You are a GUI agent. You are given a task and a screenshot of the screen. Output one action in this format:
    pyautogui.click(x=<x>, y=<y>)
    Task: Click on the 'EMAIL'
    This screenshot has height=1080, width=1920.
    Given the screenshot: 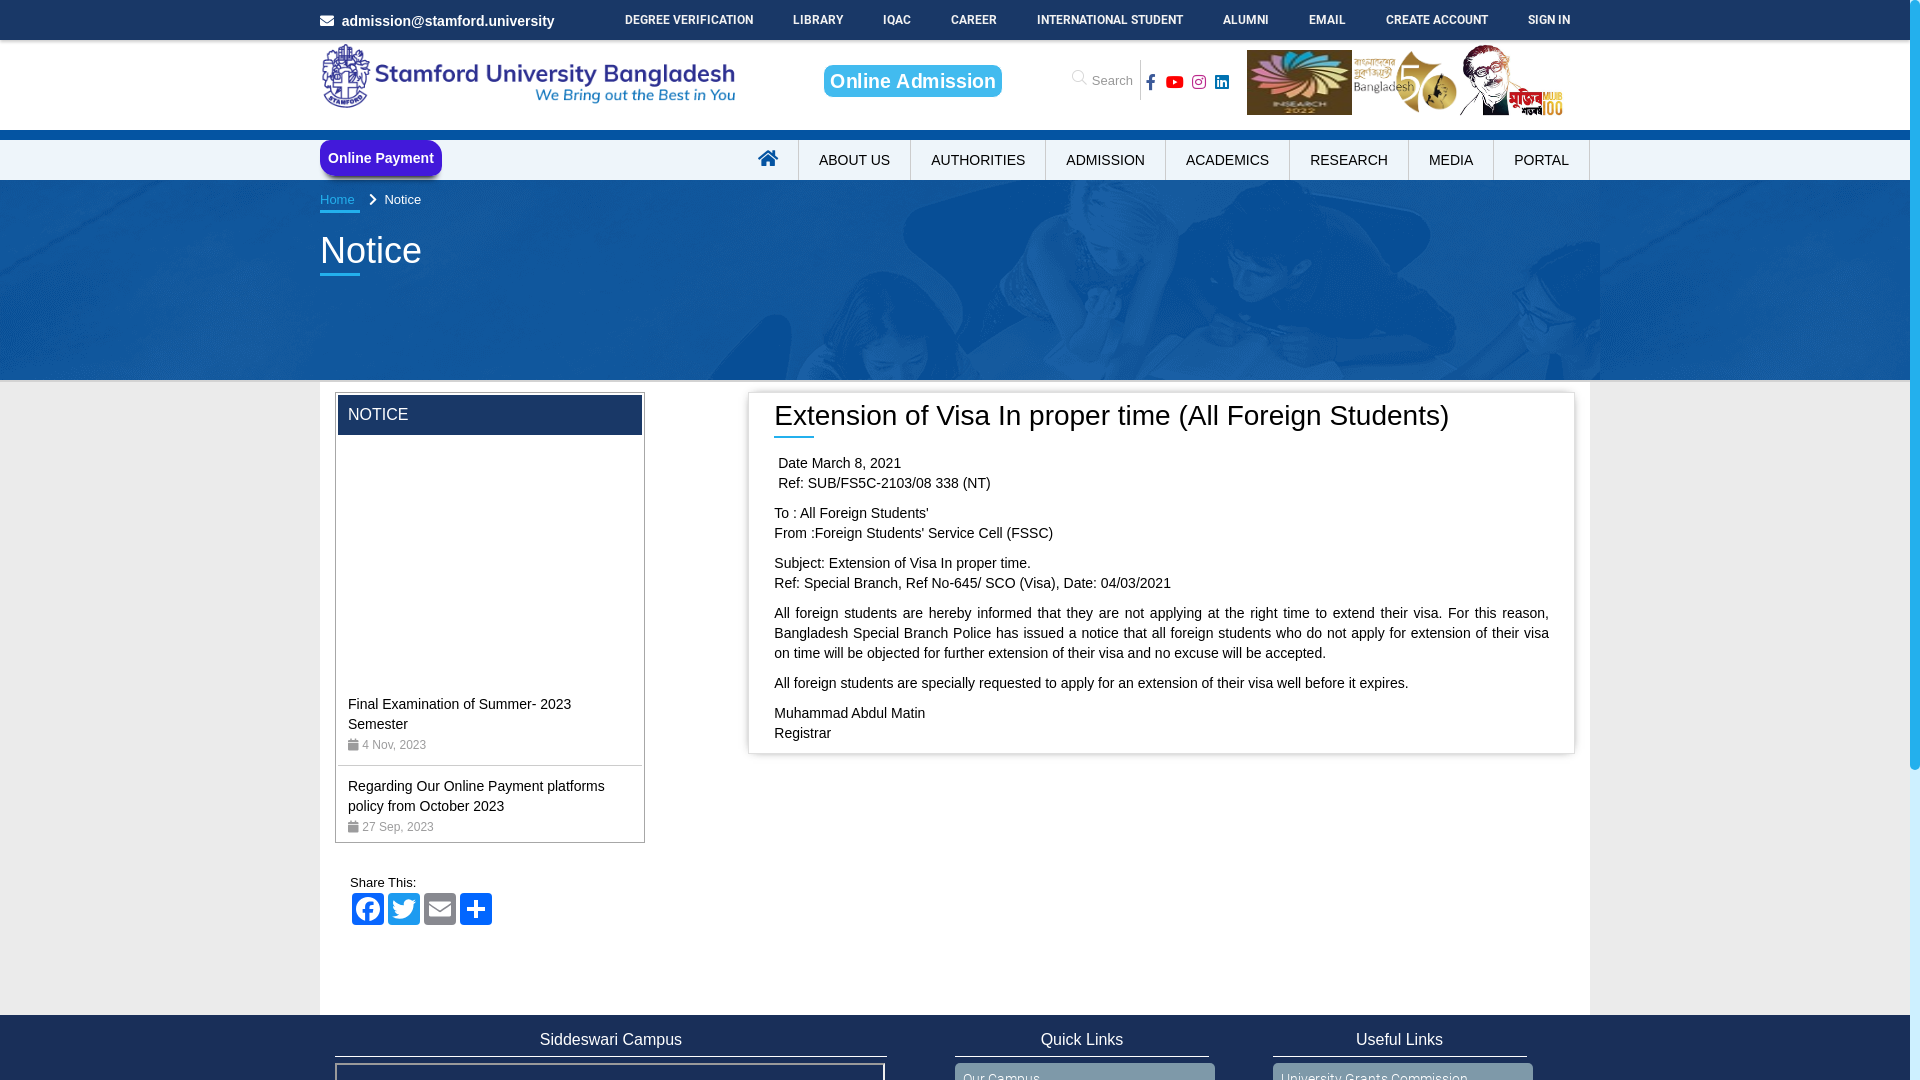 What is the action you would take?
    pyautogui.click(x=1327, y=19)
    